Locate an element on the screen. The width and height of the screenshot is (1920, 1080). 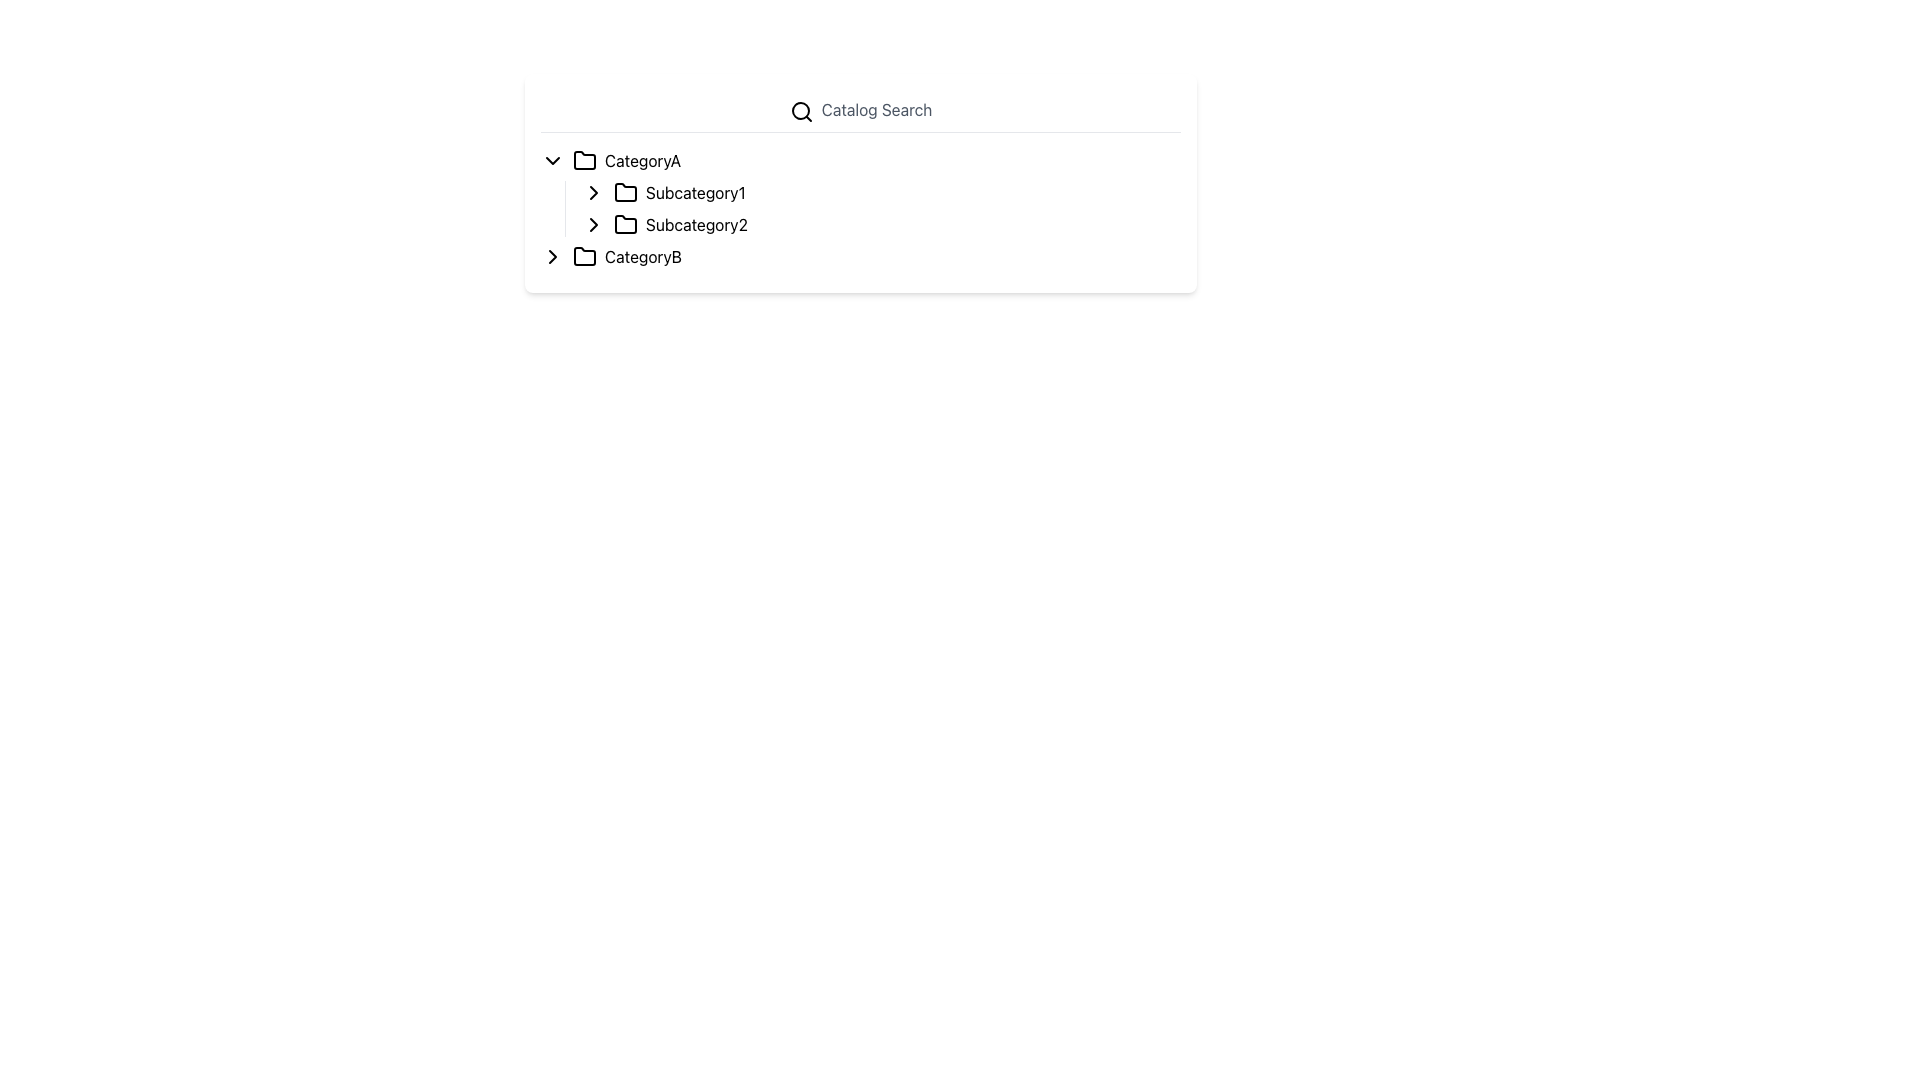
the folder icon representing the 'Subcategory2' item, which is the second icon from the left in its horizontal layout is located at coordinates (624, 223).